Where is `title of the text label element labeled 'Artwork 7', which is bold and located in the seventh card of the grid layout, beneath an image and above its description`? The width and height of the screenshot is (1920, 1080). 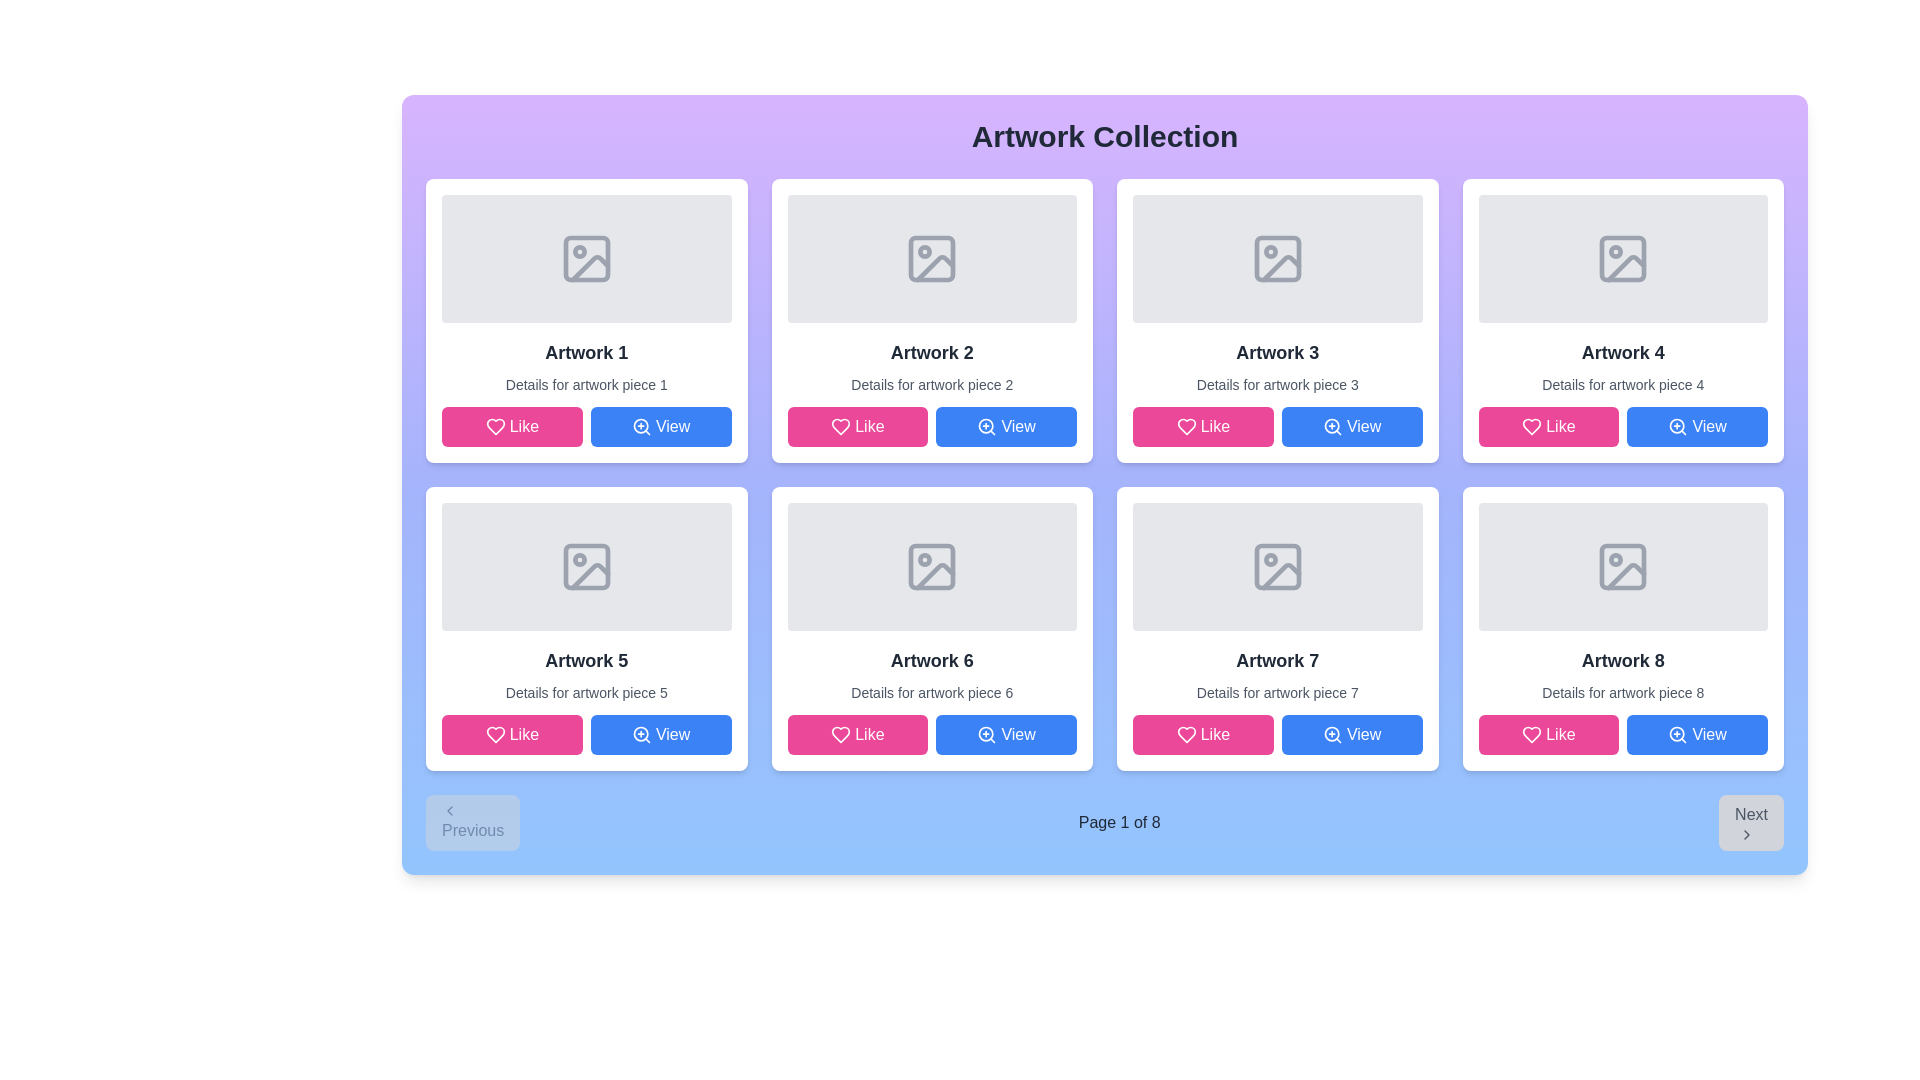 title of the text label element labeled 'Artwork 7', which is bold and located in the seventh card of the grid layout, beneath an image and above its description is located at coordinates (1276, 660).